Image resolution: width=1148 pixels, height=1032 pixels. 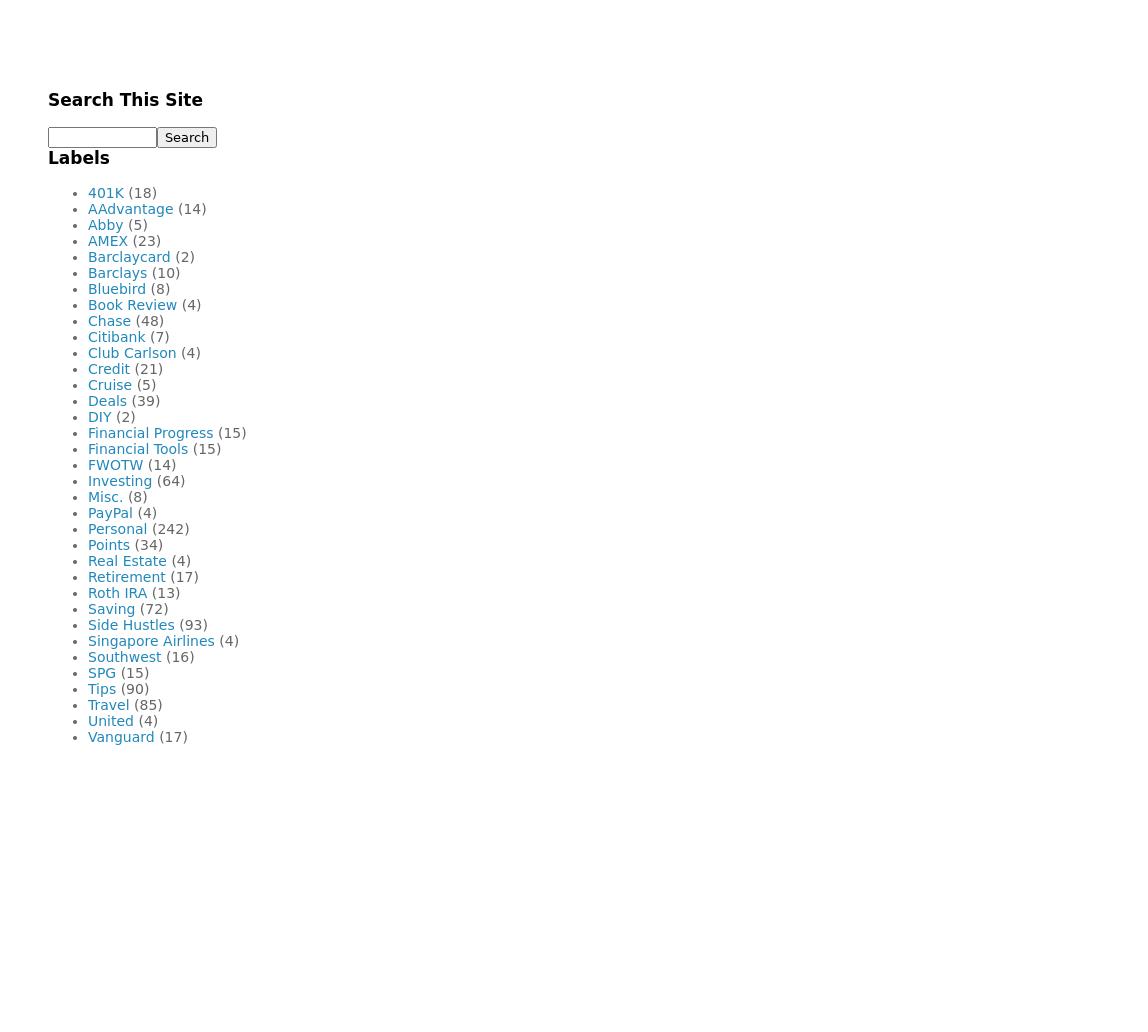 What do you see at coordinates (109, 385) in the screenshot?
I see `'Cruise'` at bounding box center [109, 385].